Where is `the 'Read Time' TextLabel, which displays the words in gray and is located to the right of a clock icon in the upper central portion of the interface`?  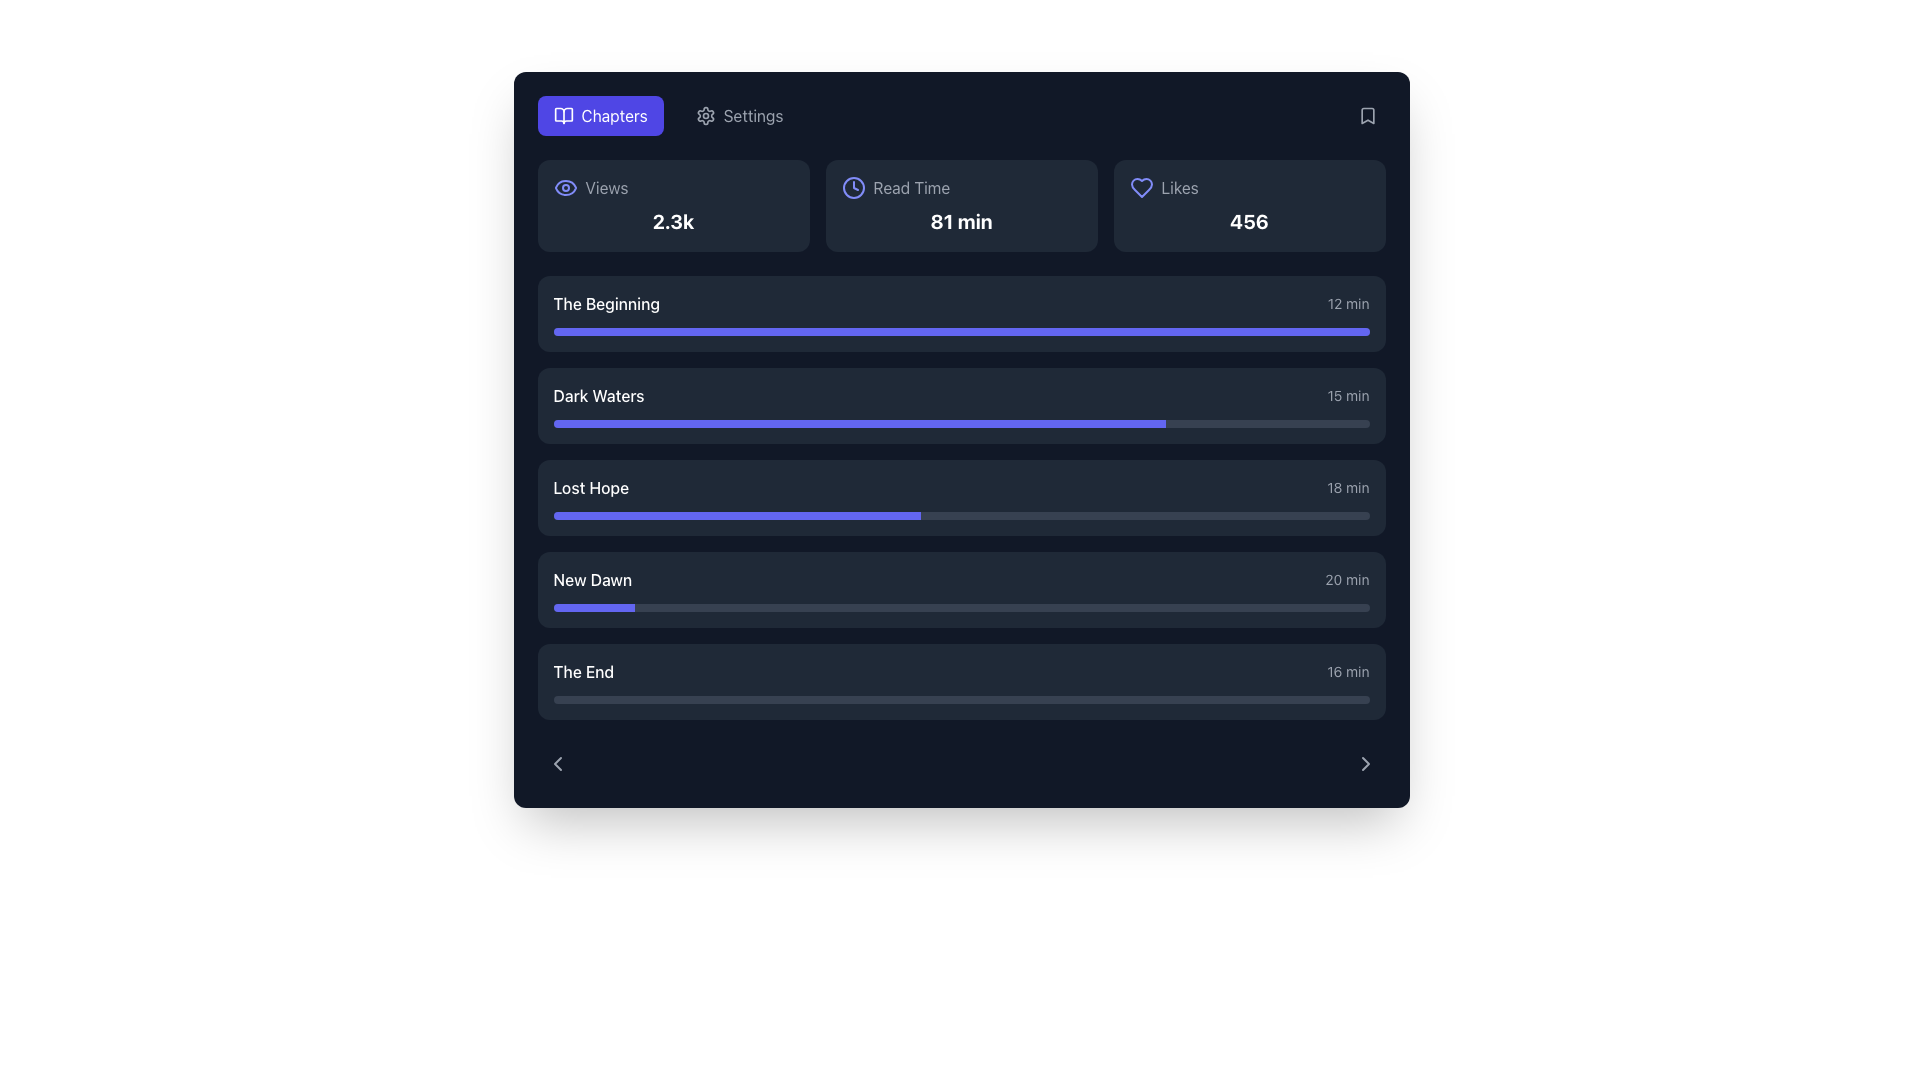 the 'Read Time' TextLabel, which displays the words in gray and is located to the right of a clock icon in the upper central portion of the interface is located at coordinates (910, 188).